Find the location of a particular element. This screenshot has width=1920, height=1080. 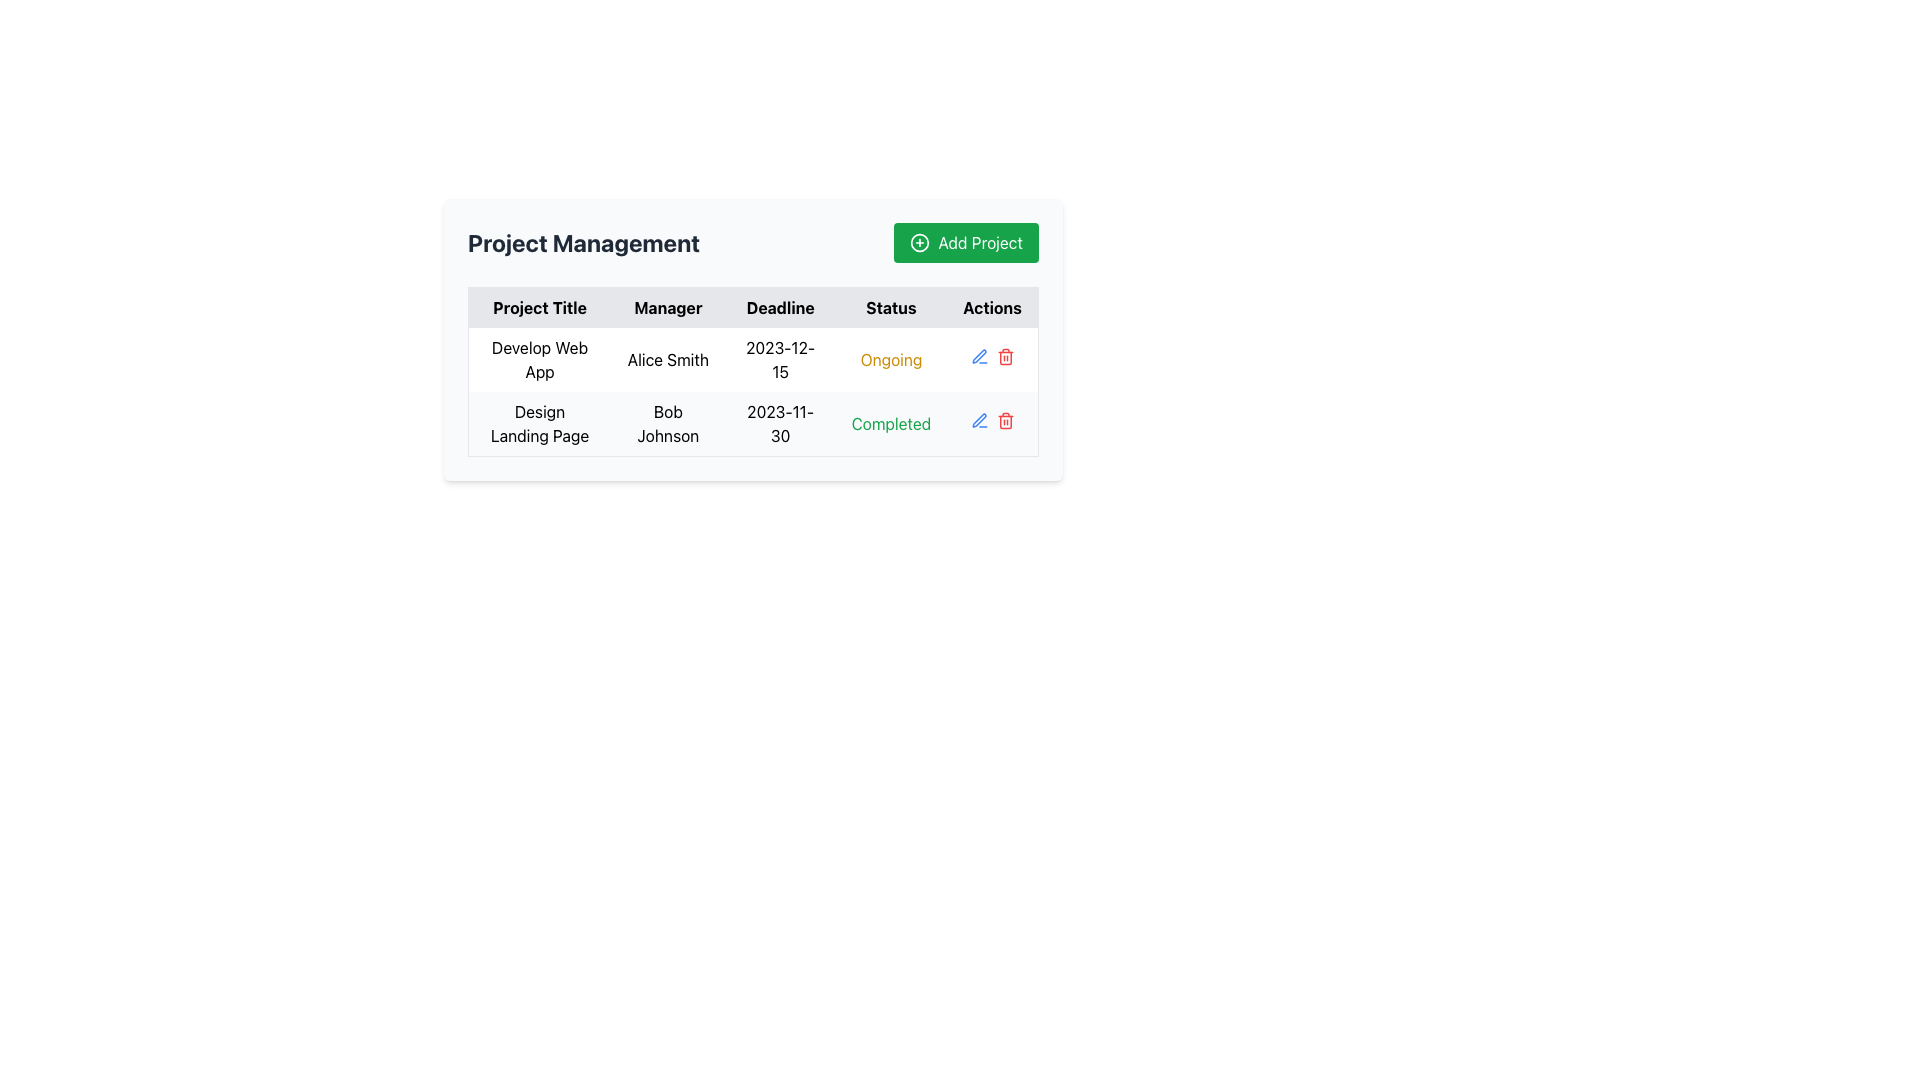

the 'Edit' icon located in the second row of the 'Actions' column in the 'Project Management' table to initiate editing for the relevant project details is located at coordinates (979, 355).